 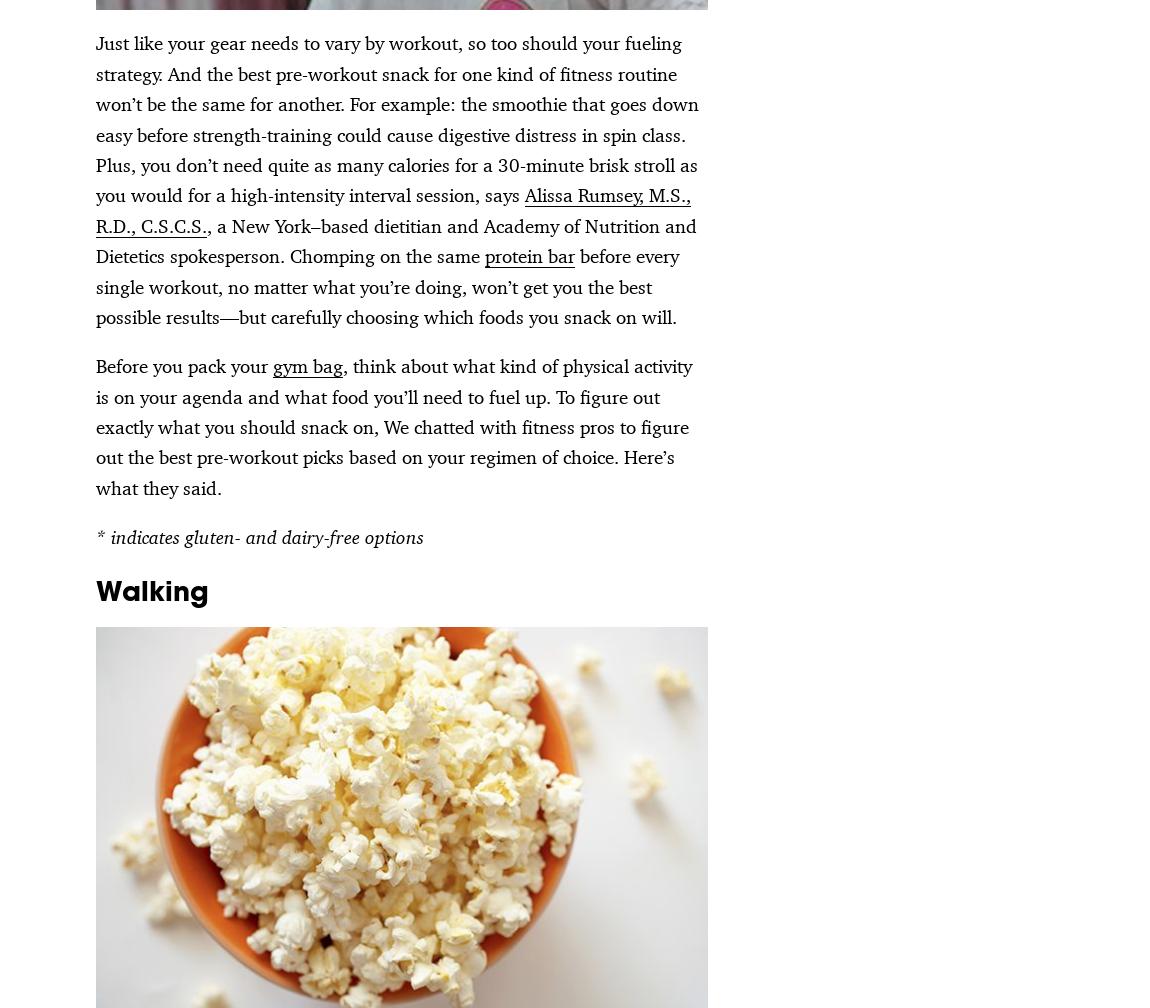 I want to click on 'Press Room', so click(x=575, y=805).